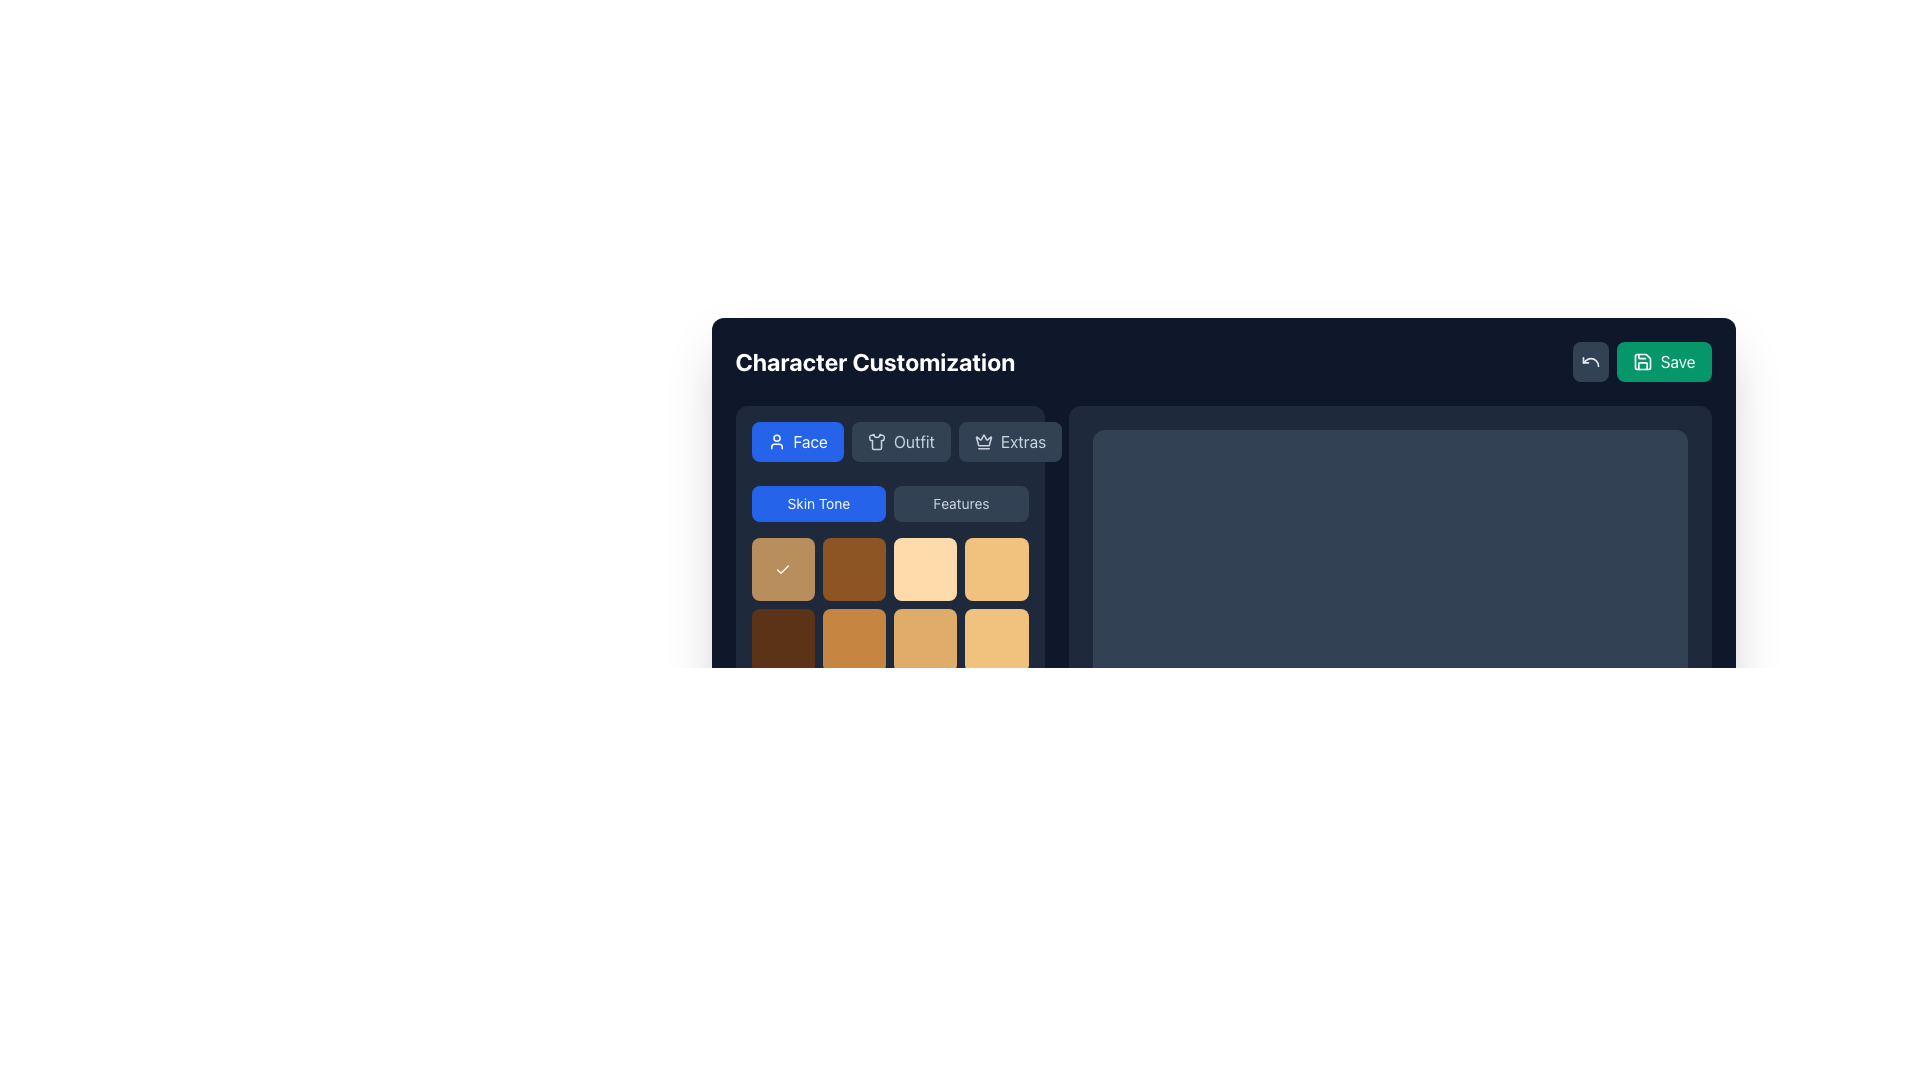 This screenshot has height=1080, width=1920. What do you see at coordinates (889, 503) in the screenshot?
I see `the 'Skin Tone' button, which is part of the button group in the 'Character Customization' section` at bounding box center [889, 503].